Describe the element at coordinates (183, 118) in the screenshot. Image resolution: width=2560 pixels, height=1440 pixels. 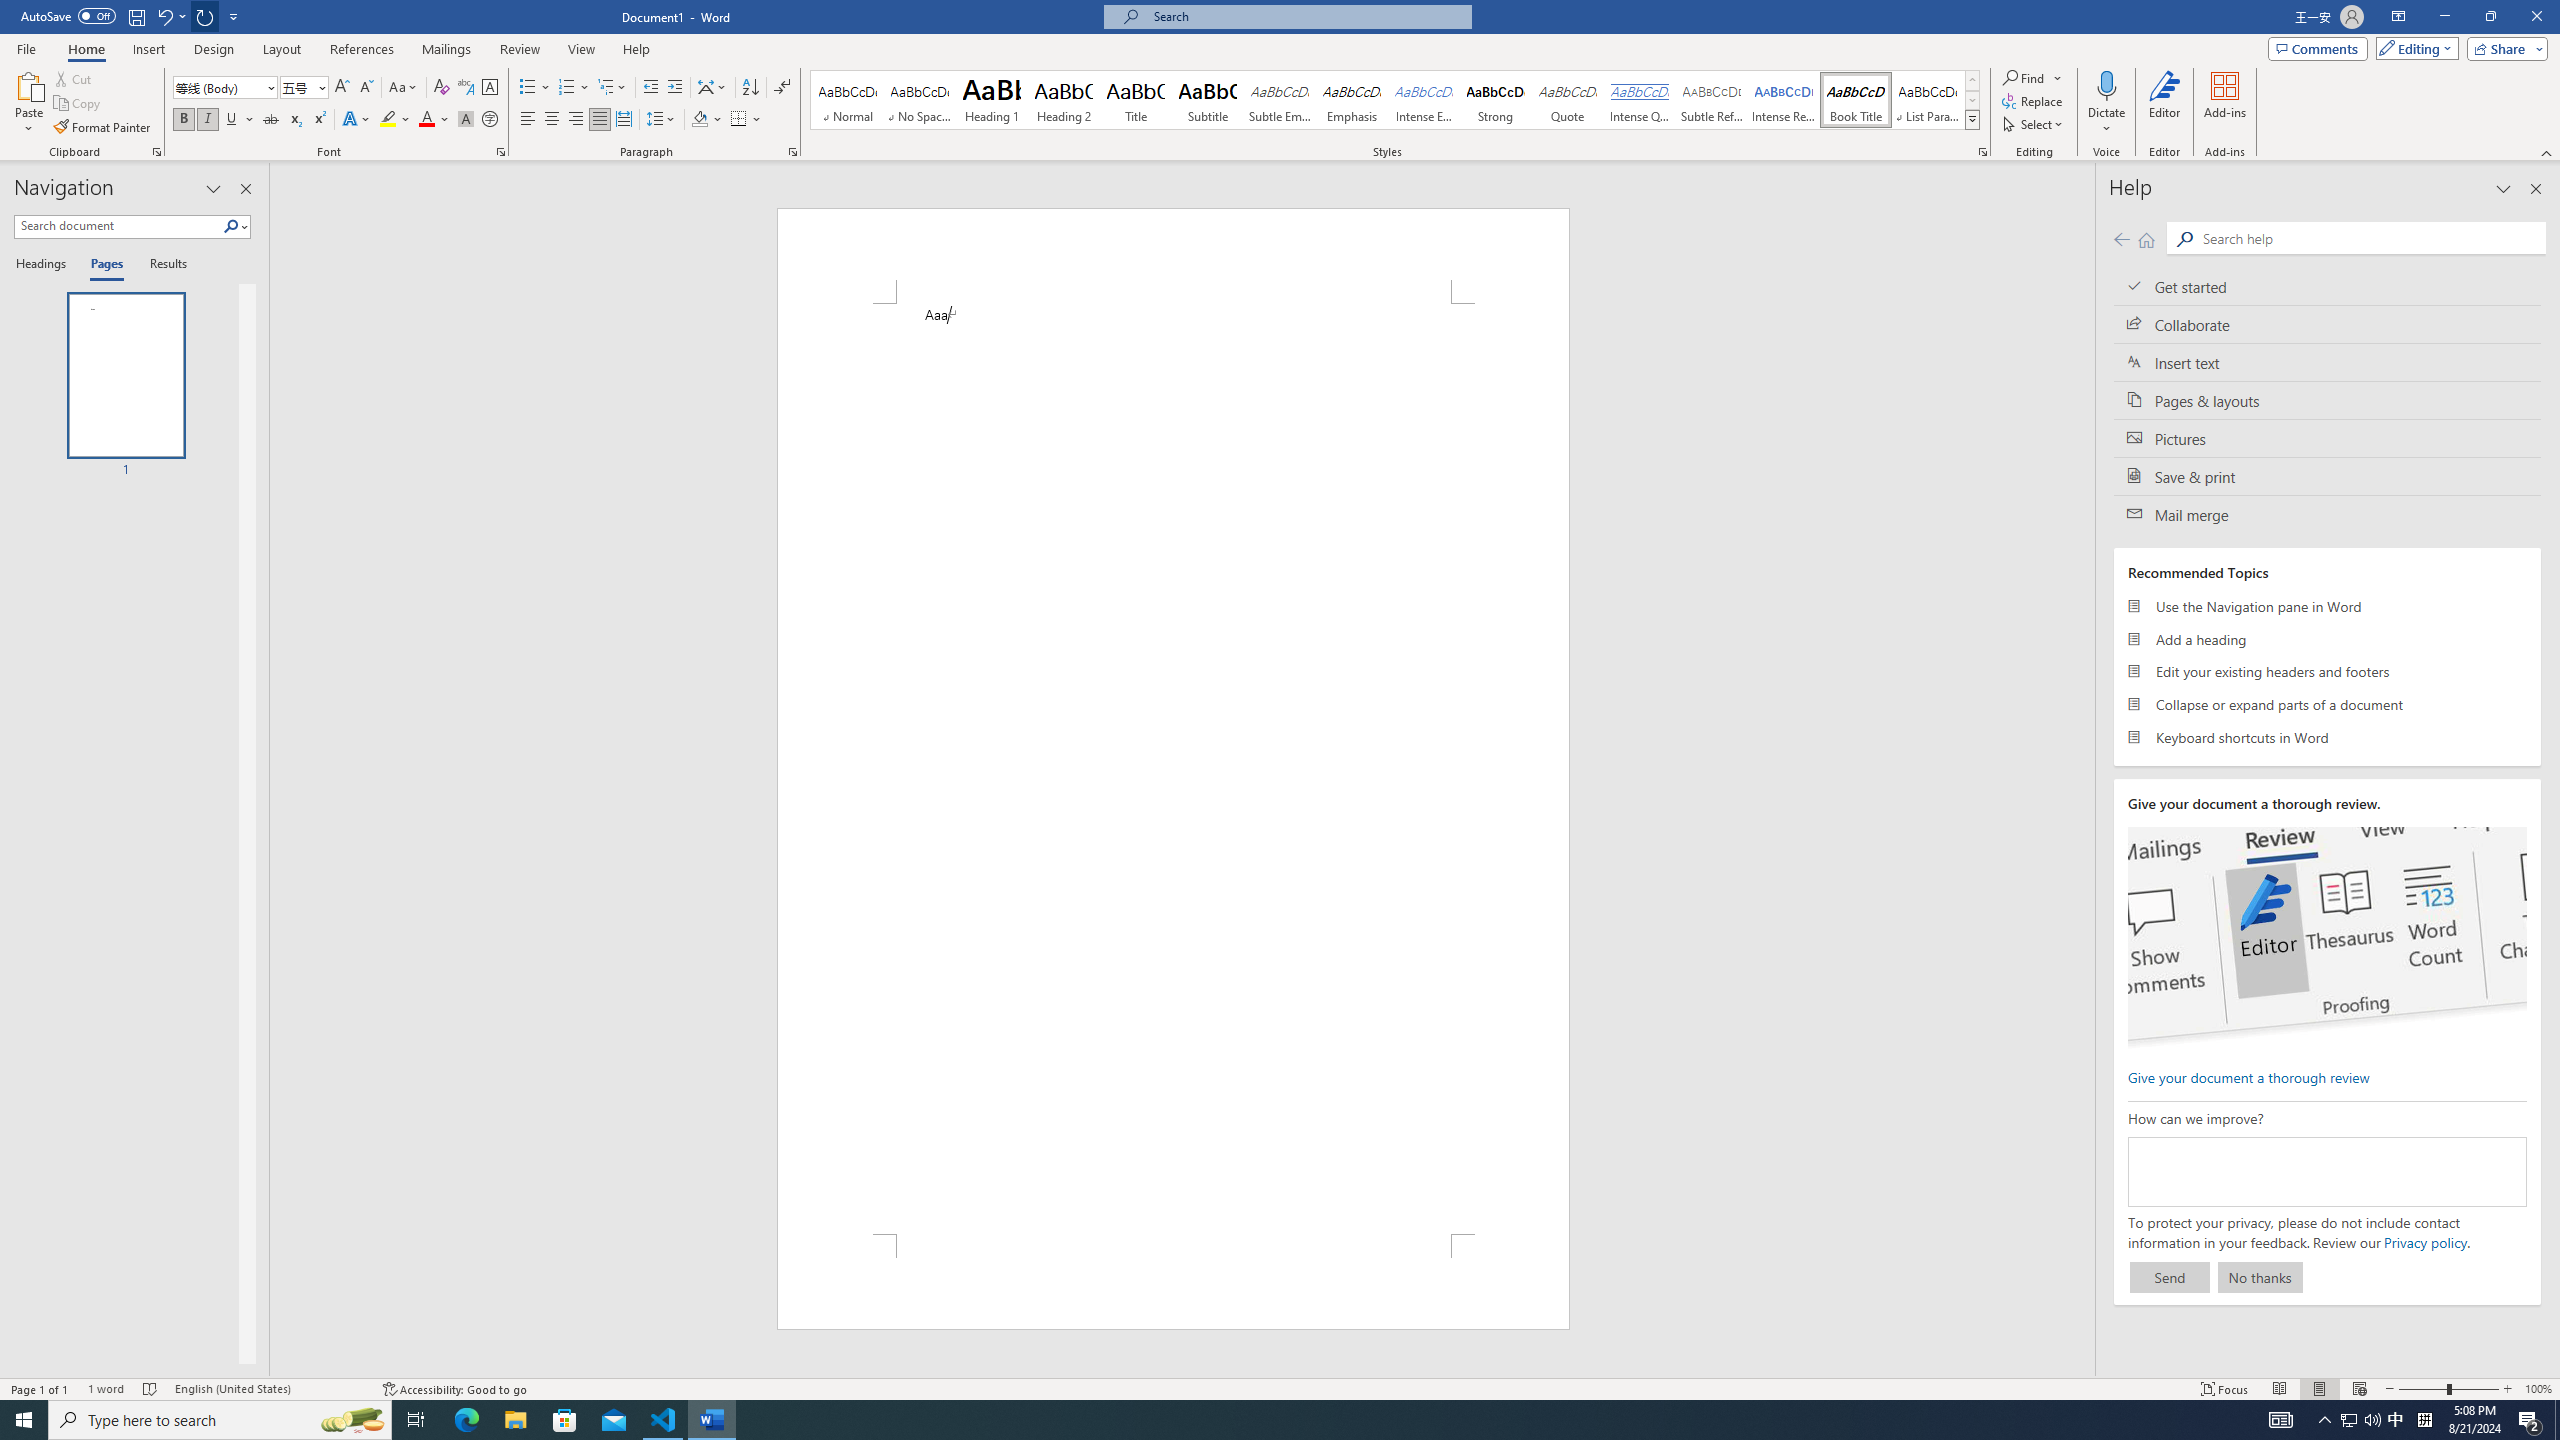
I see `'Bold'` at that location.